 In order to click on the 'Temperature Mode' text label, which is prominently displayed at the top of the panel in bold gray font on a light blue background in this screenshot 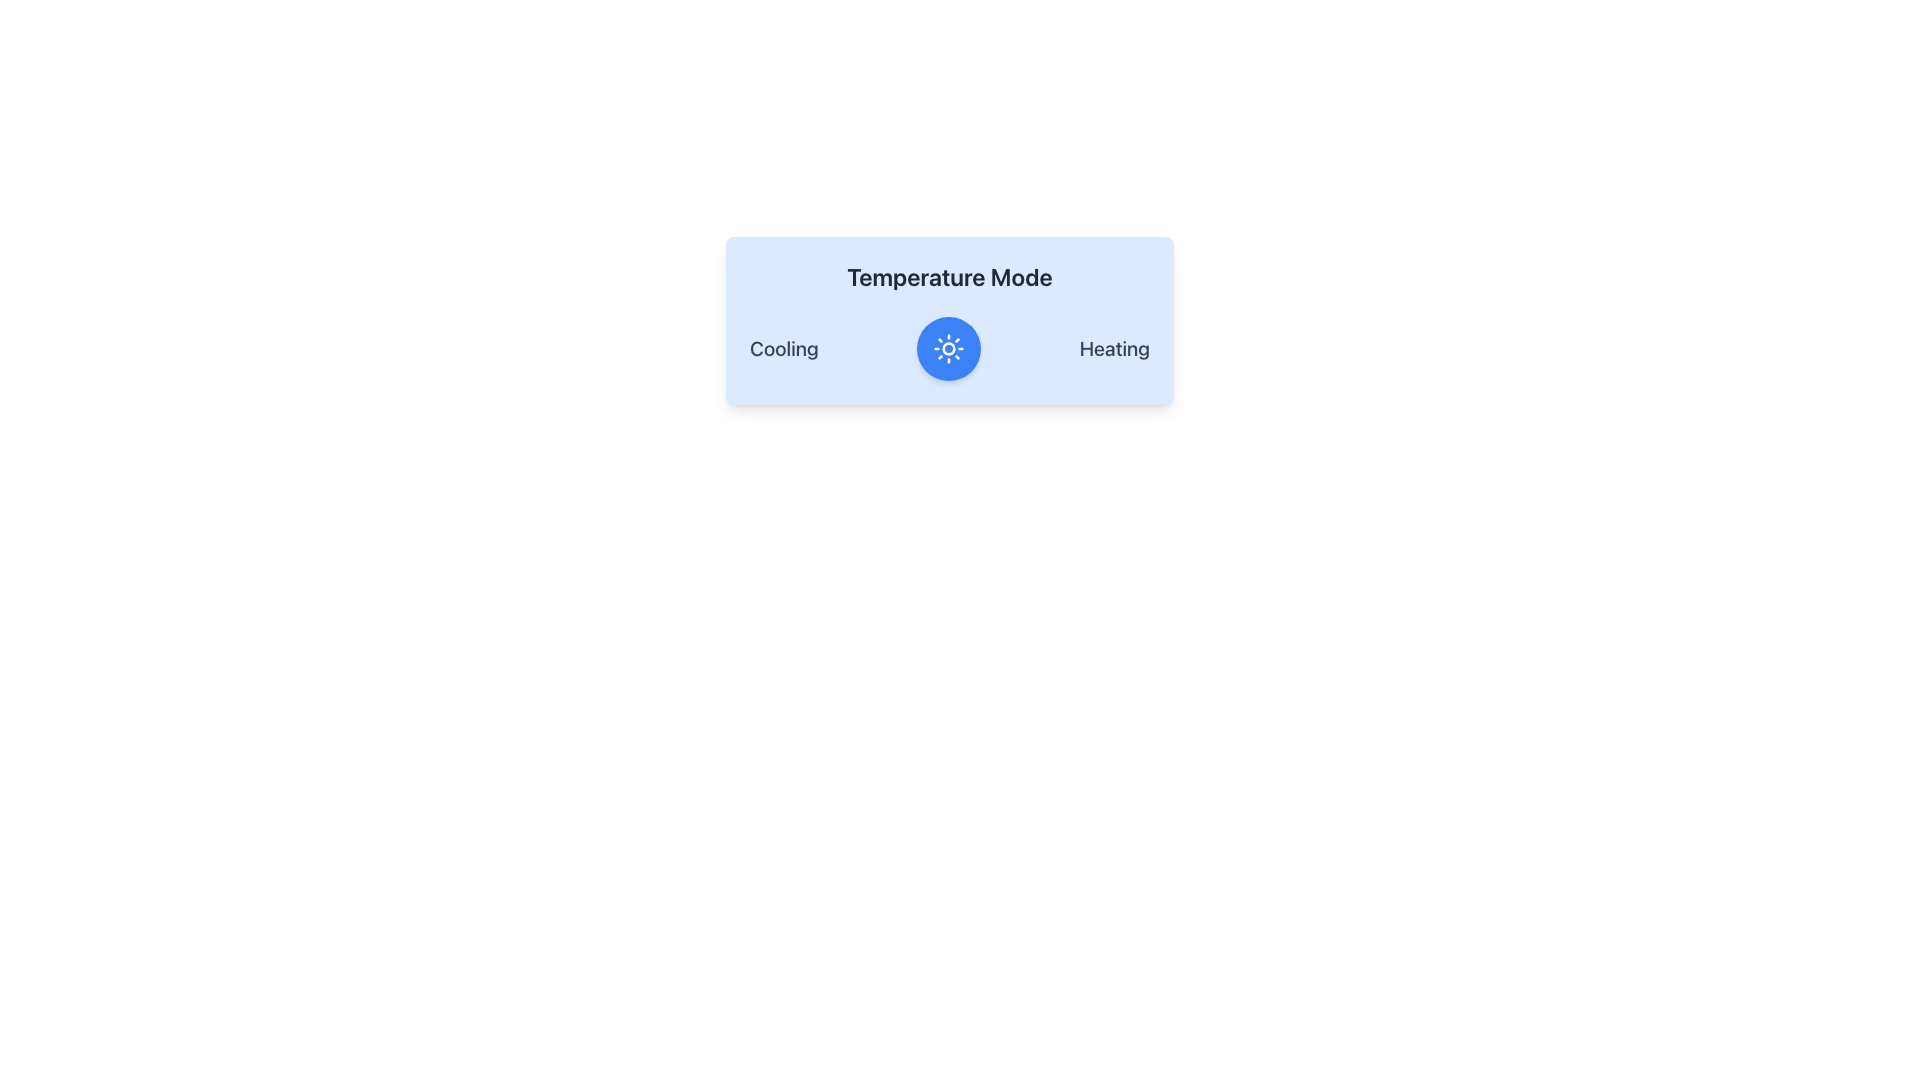, I will do `click(949, 277)`.